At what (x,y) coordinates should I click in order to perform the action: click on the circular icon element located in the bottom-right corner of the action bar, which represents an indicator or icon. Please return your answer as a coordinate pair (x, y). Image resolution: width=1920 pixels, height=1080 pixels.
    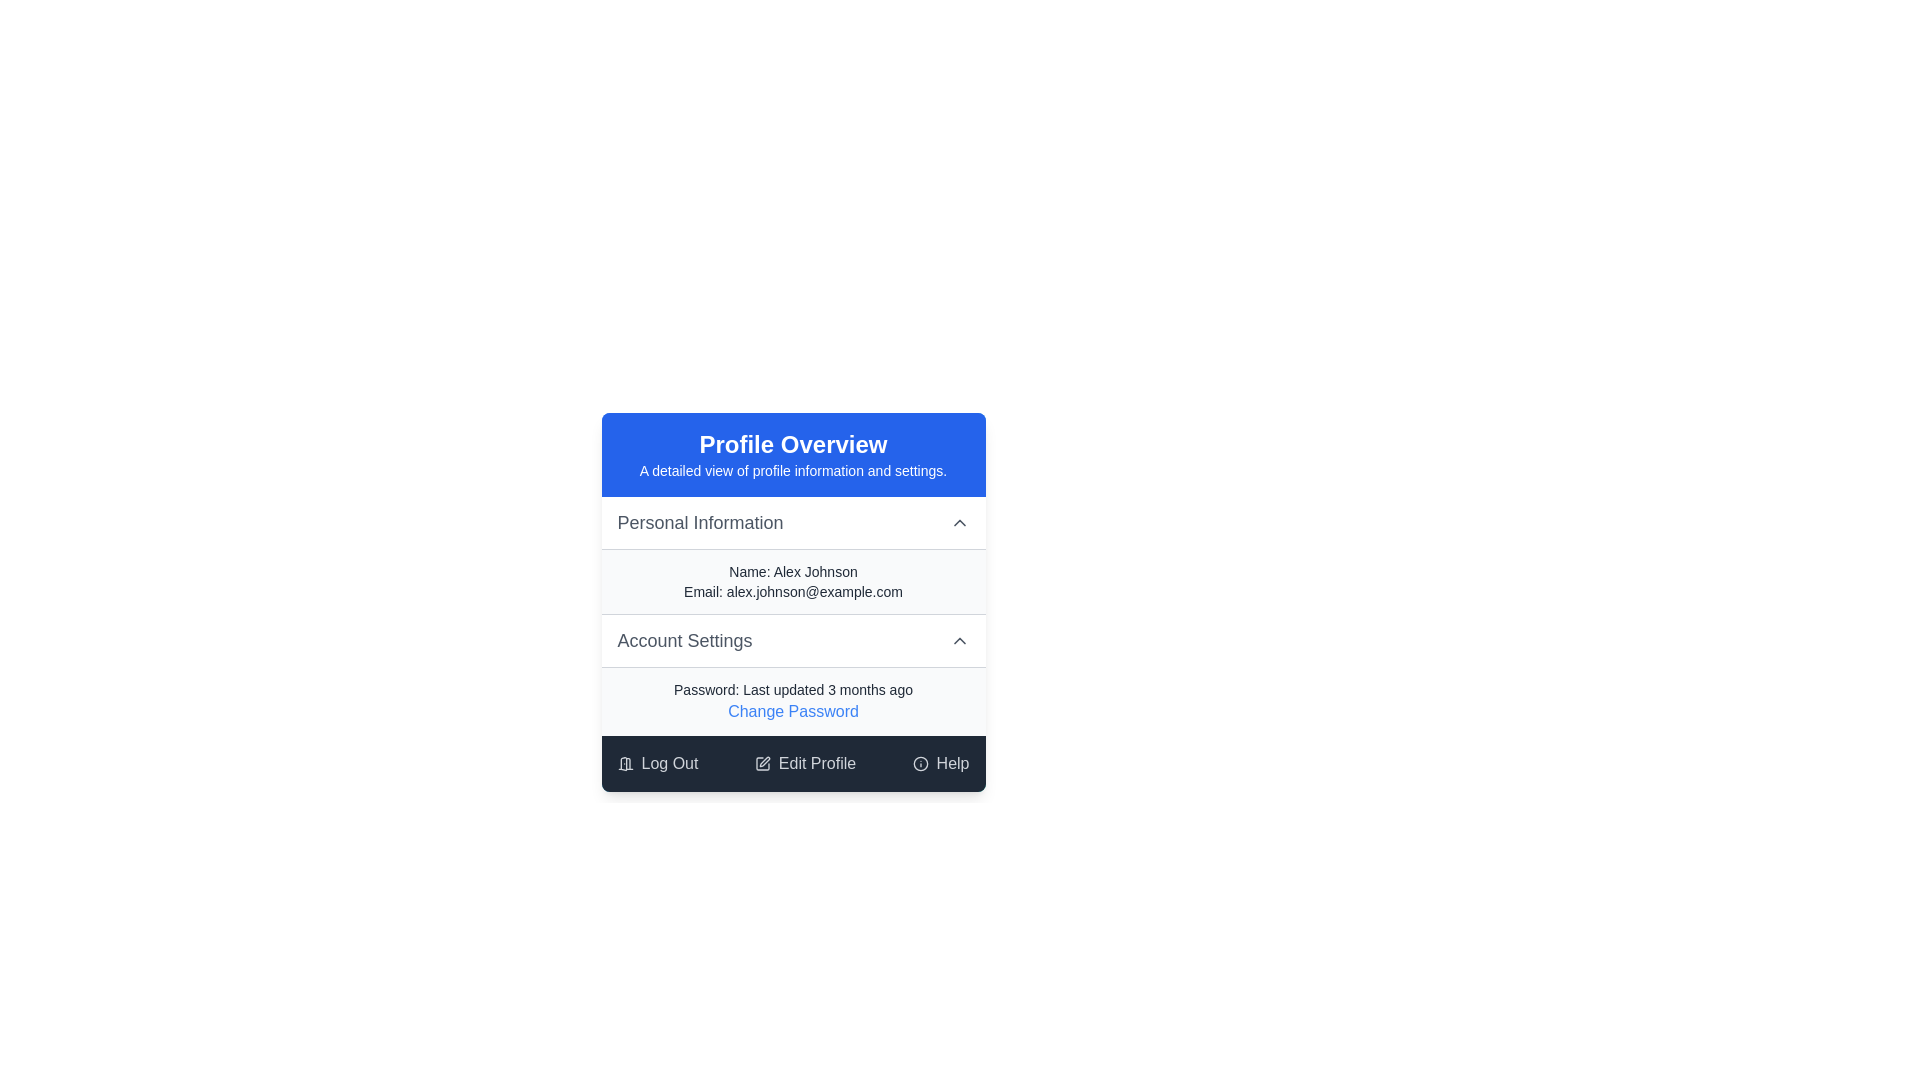
    Looking at the image, I should click on (919, 763).